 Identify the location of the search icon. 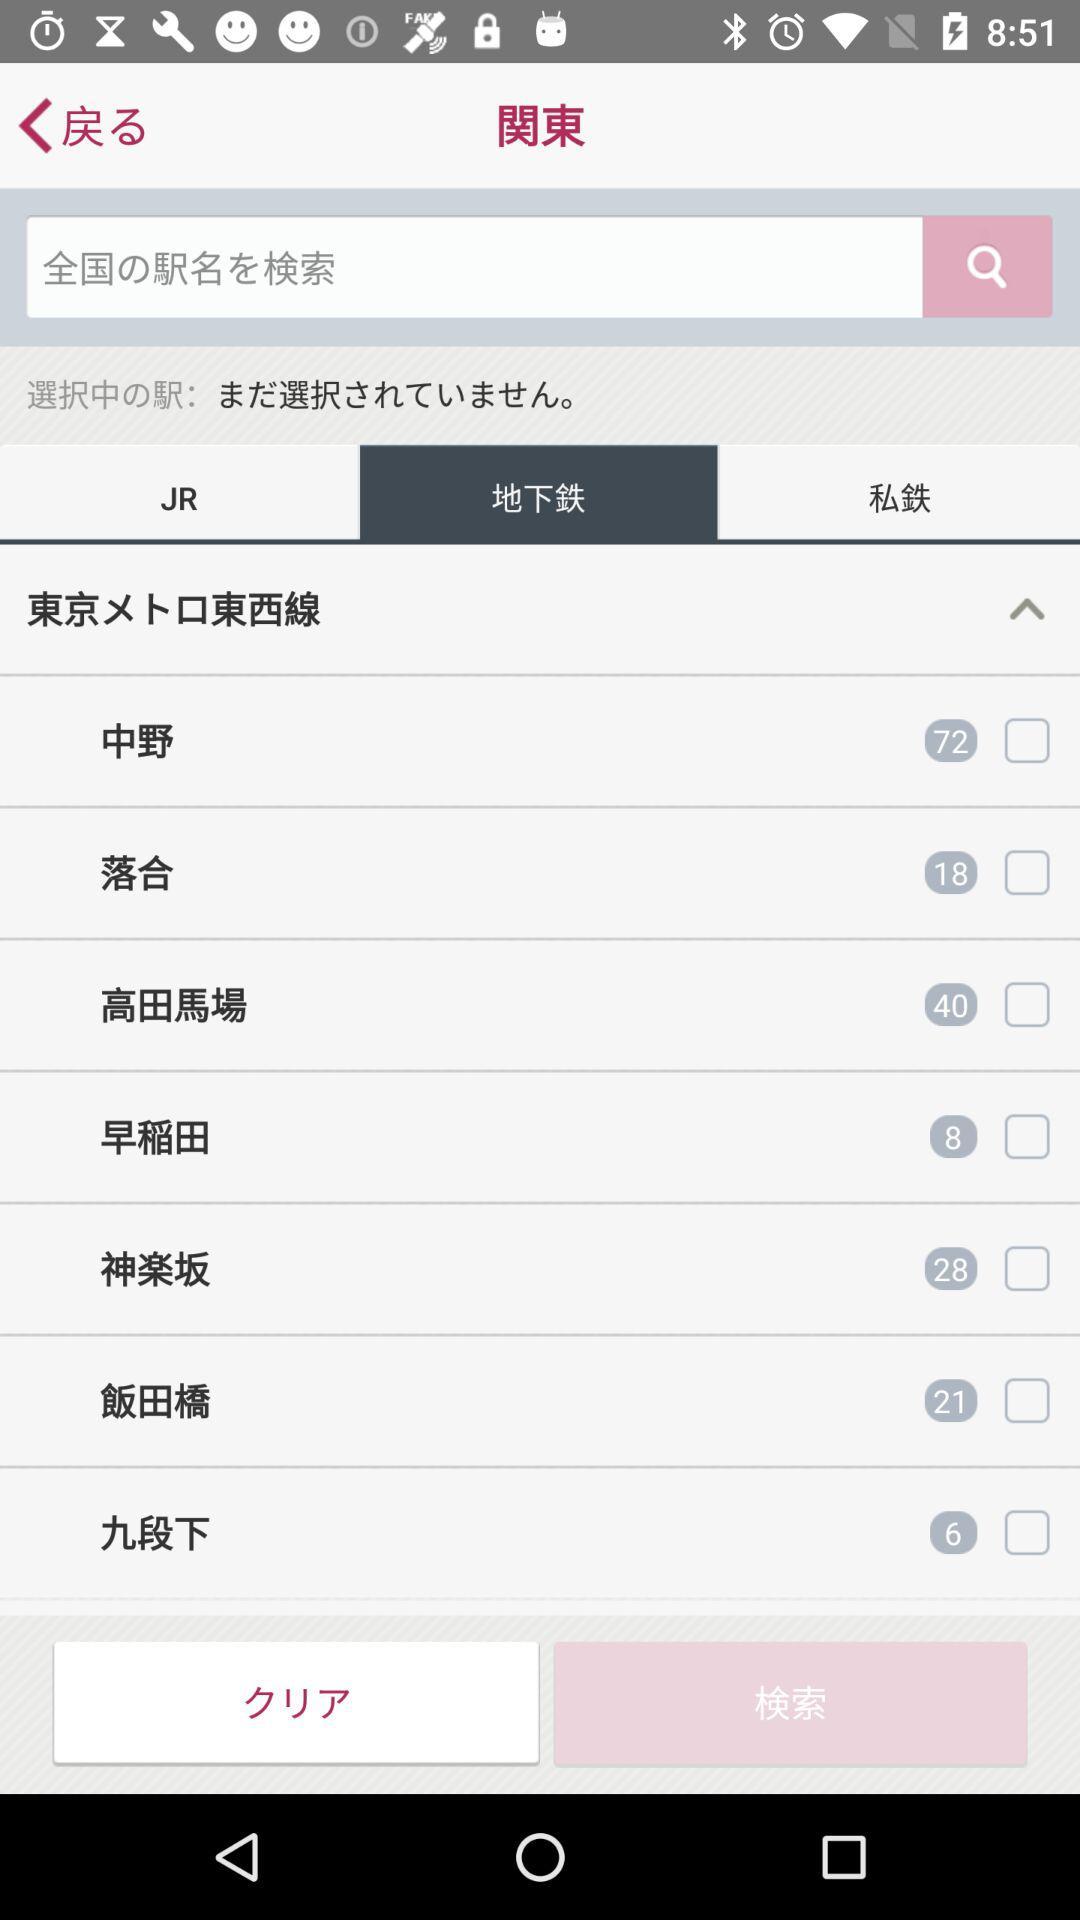
(987, 266).